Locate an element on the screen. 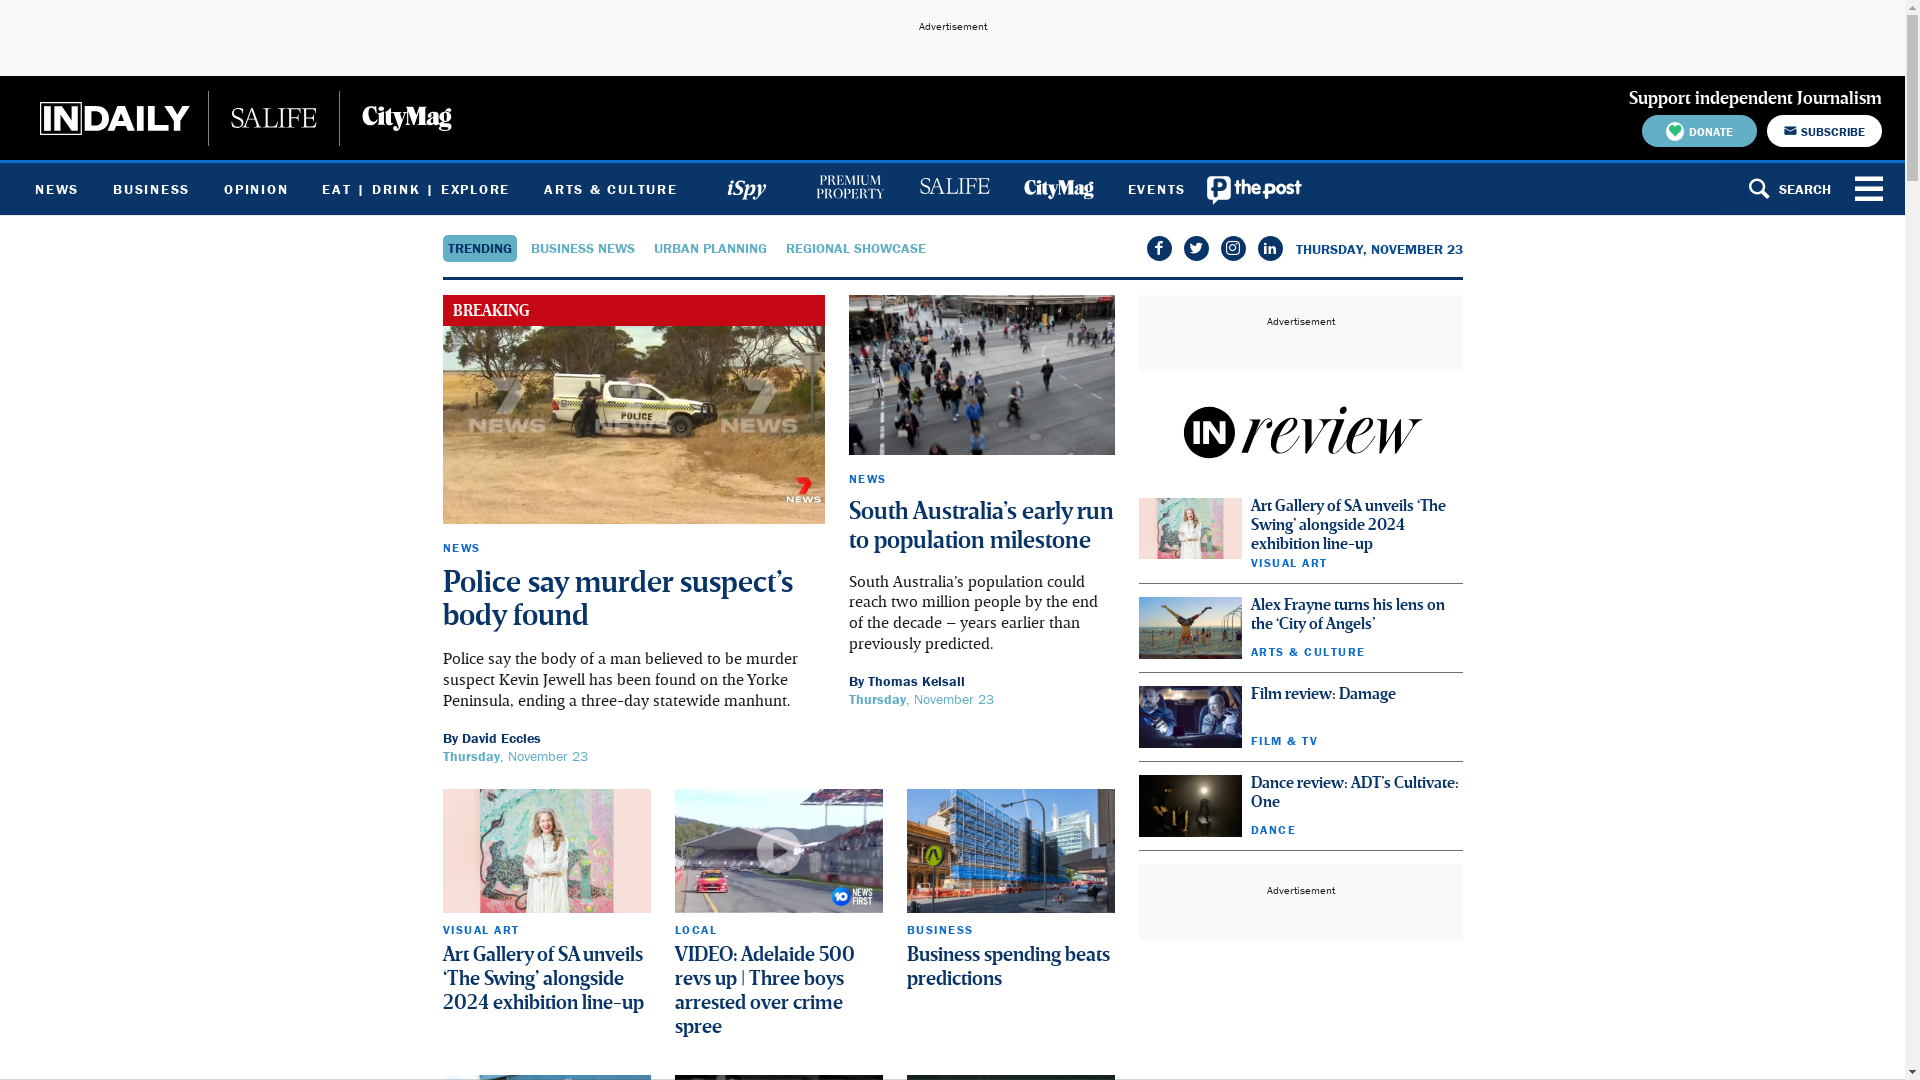  'SUBSCRIBE' is located at coordinates (1824, 131).